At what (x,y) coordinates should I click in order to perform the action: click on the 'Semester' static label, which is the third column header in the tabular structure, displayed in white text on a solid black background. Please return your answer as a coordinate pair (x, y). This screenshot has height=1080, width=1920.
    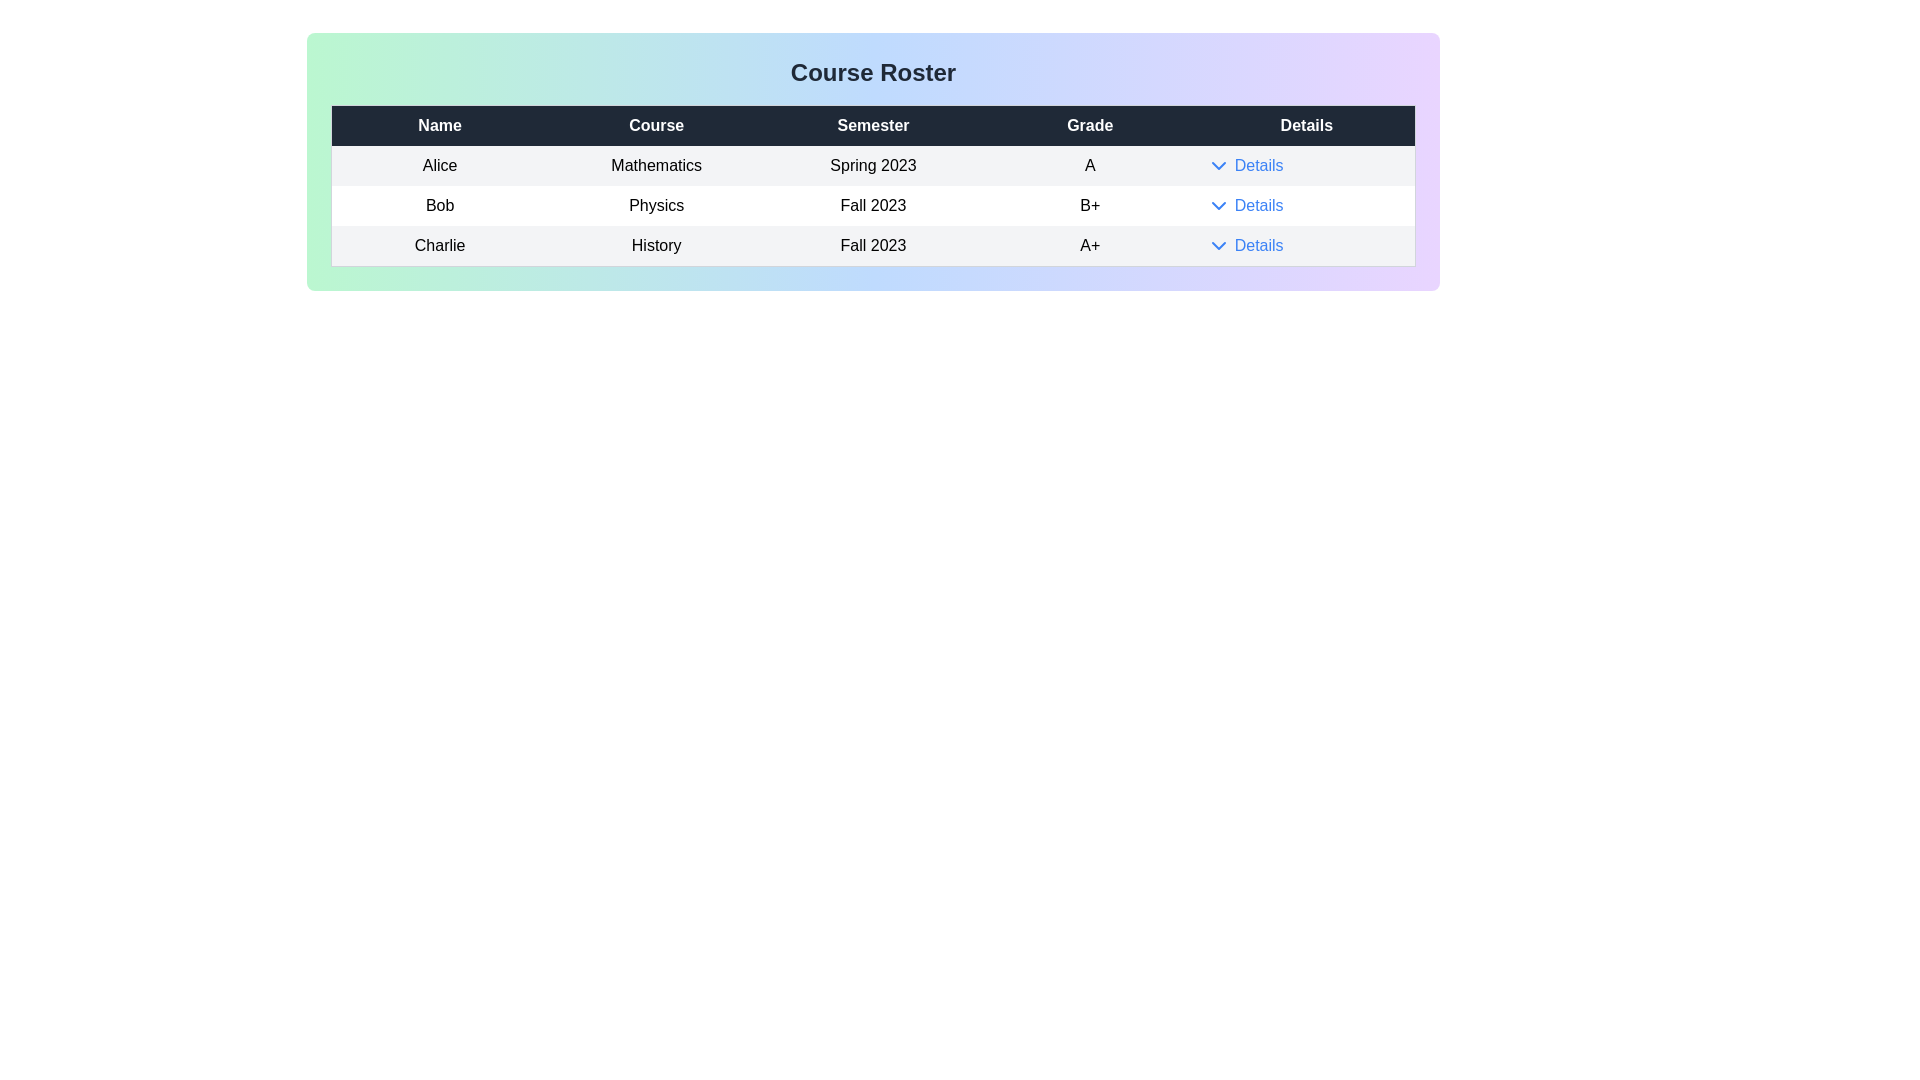
    Looking at the image, I should click on (873, 125).